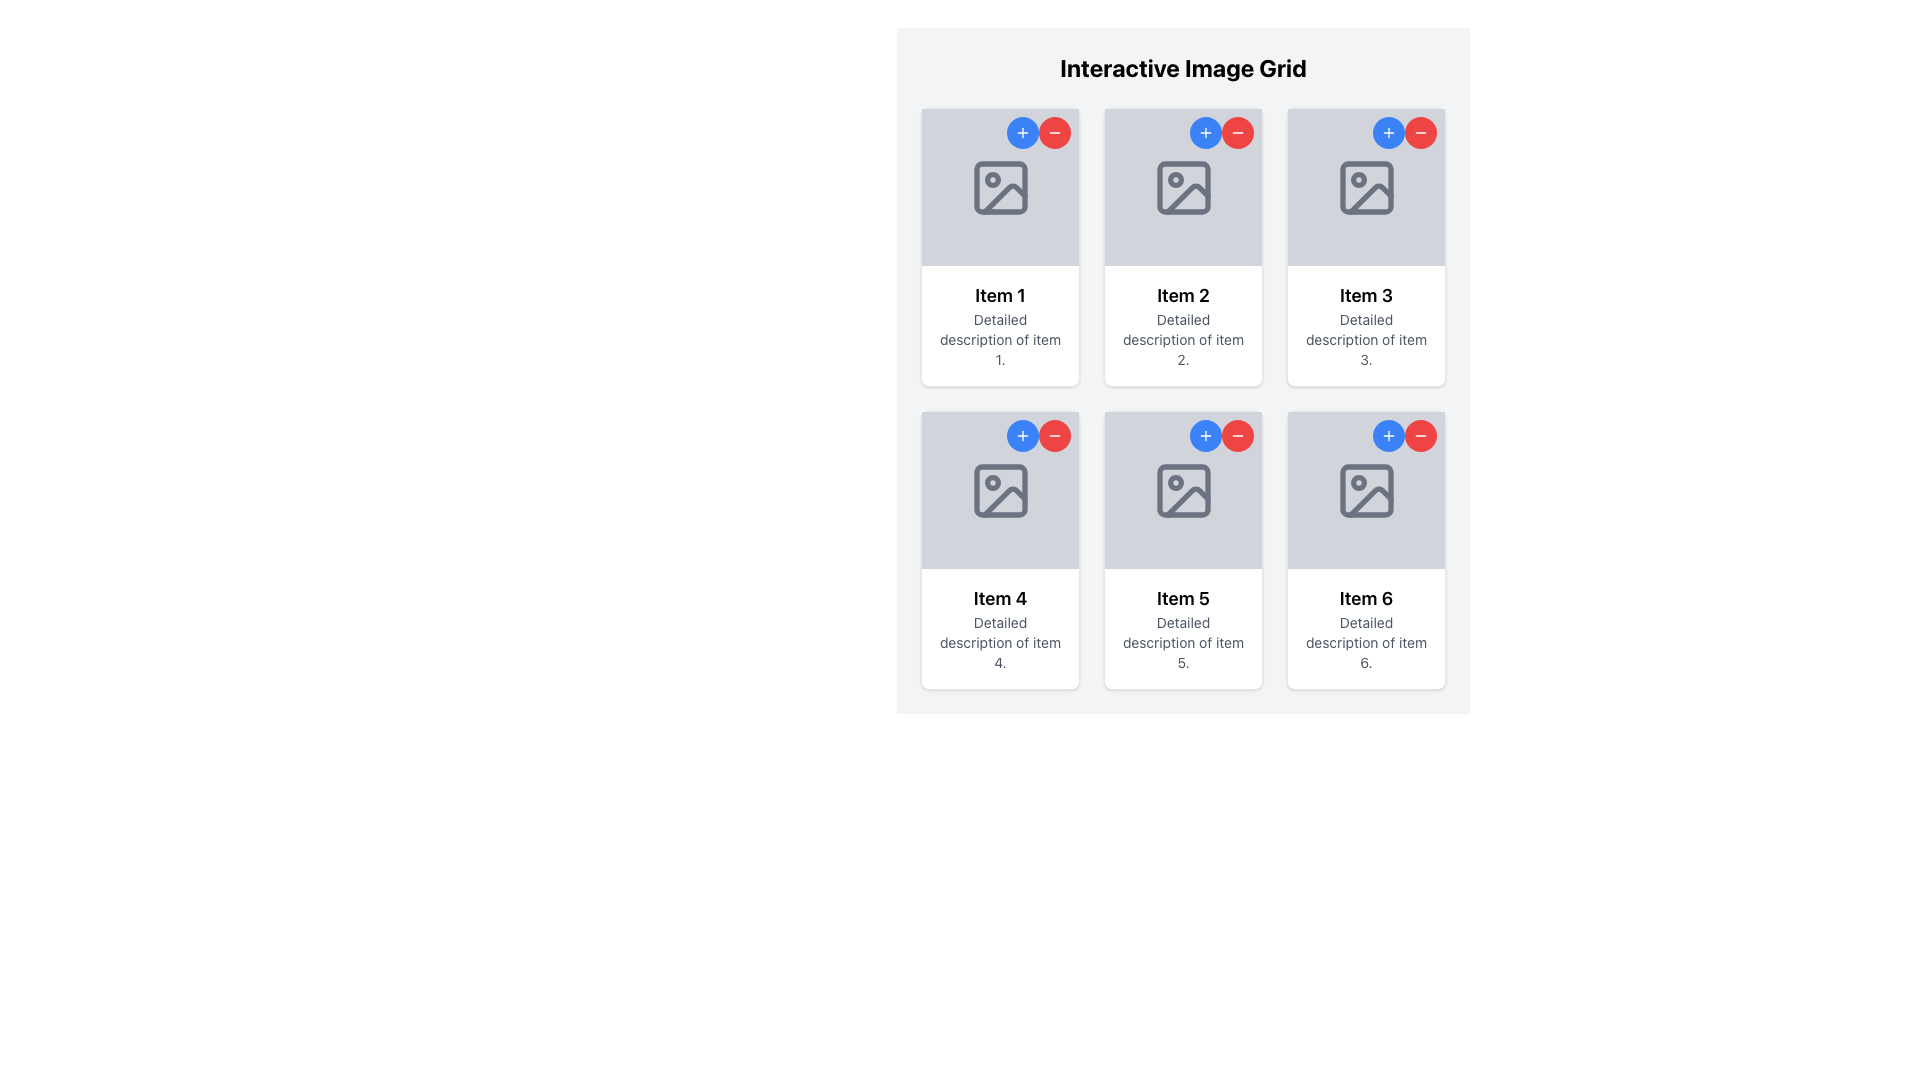 The height and width of the screenshot is (1080, 1920). I want to click on the image icon with a gray color and bold outline, located in the second item of the top row of the grid, so click(1183, 187).